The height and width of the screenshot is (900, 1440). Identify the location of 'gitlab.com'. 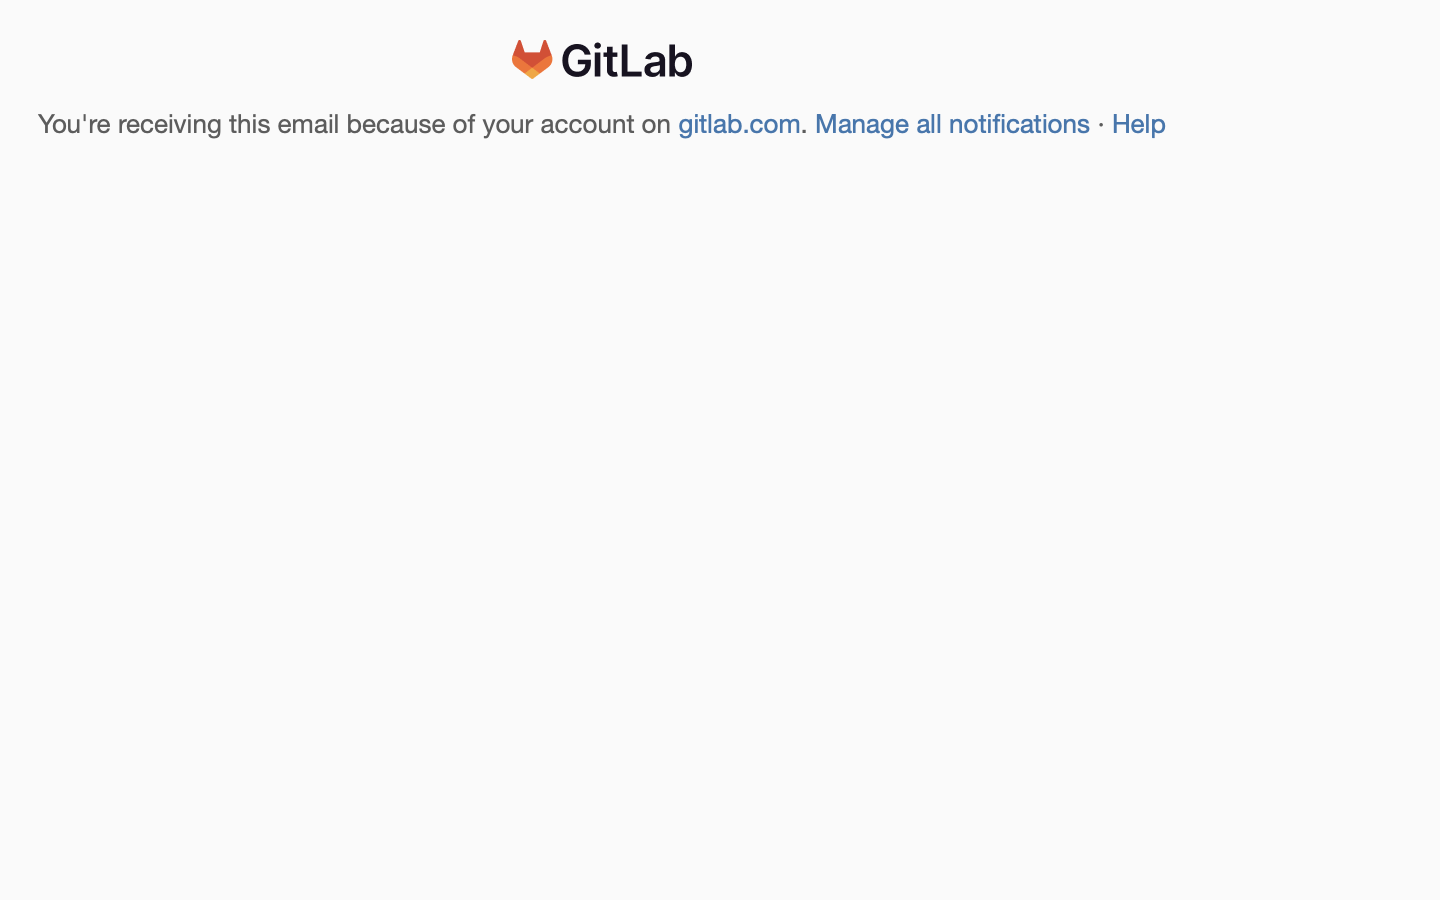
(739, 124).